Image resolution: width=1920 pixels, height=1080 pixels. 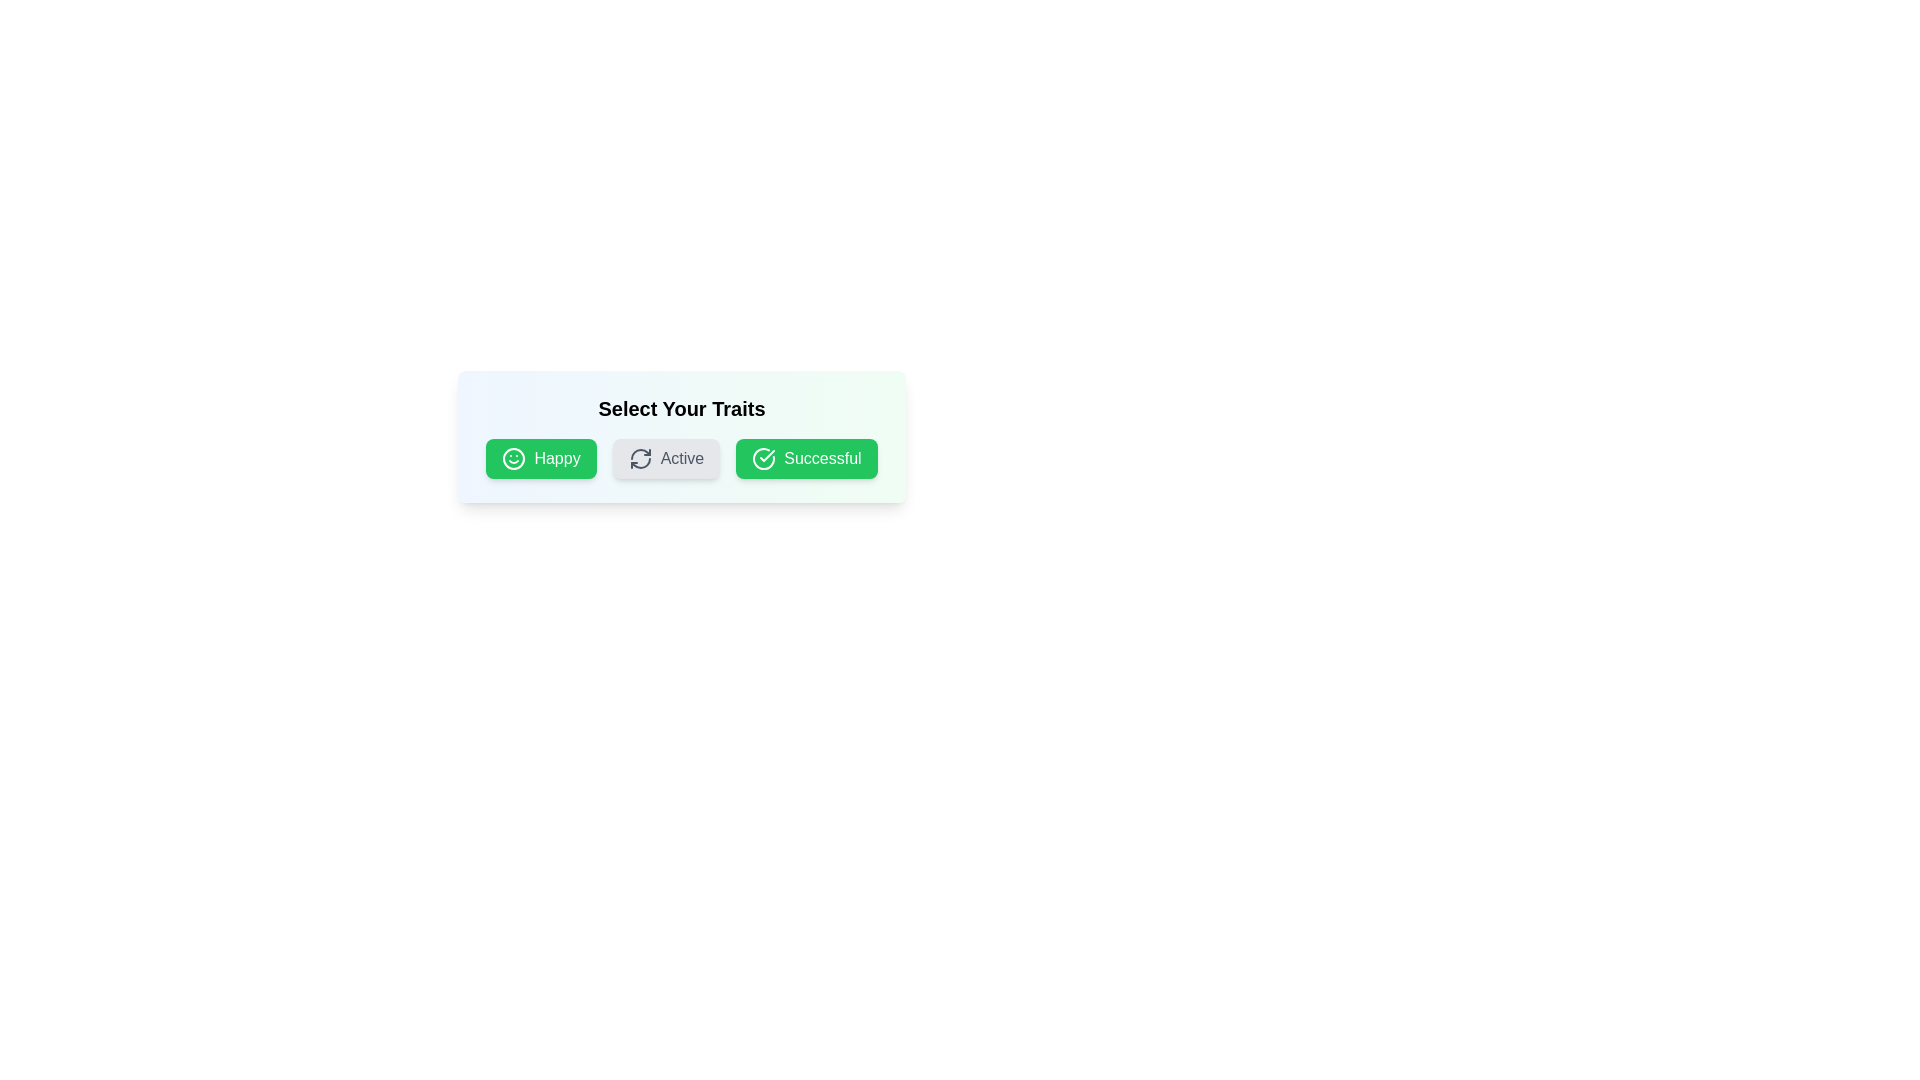 I want to click on the tag Successful, so click(x=806, y=459).